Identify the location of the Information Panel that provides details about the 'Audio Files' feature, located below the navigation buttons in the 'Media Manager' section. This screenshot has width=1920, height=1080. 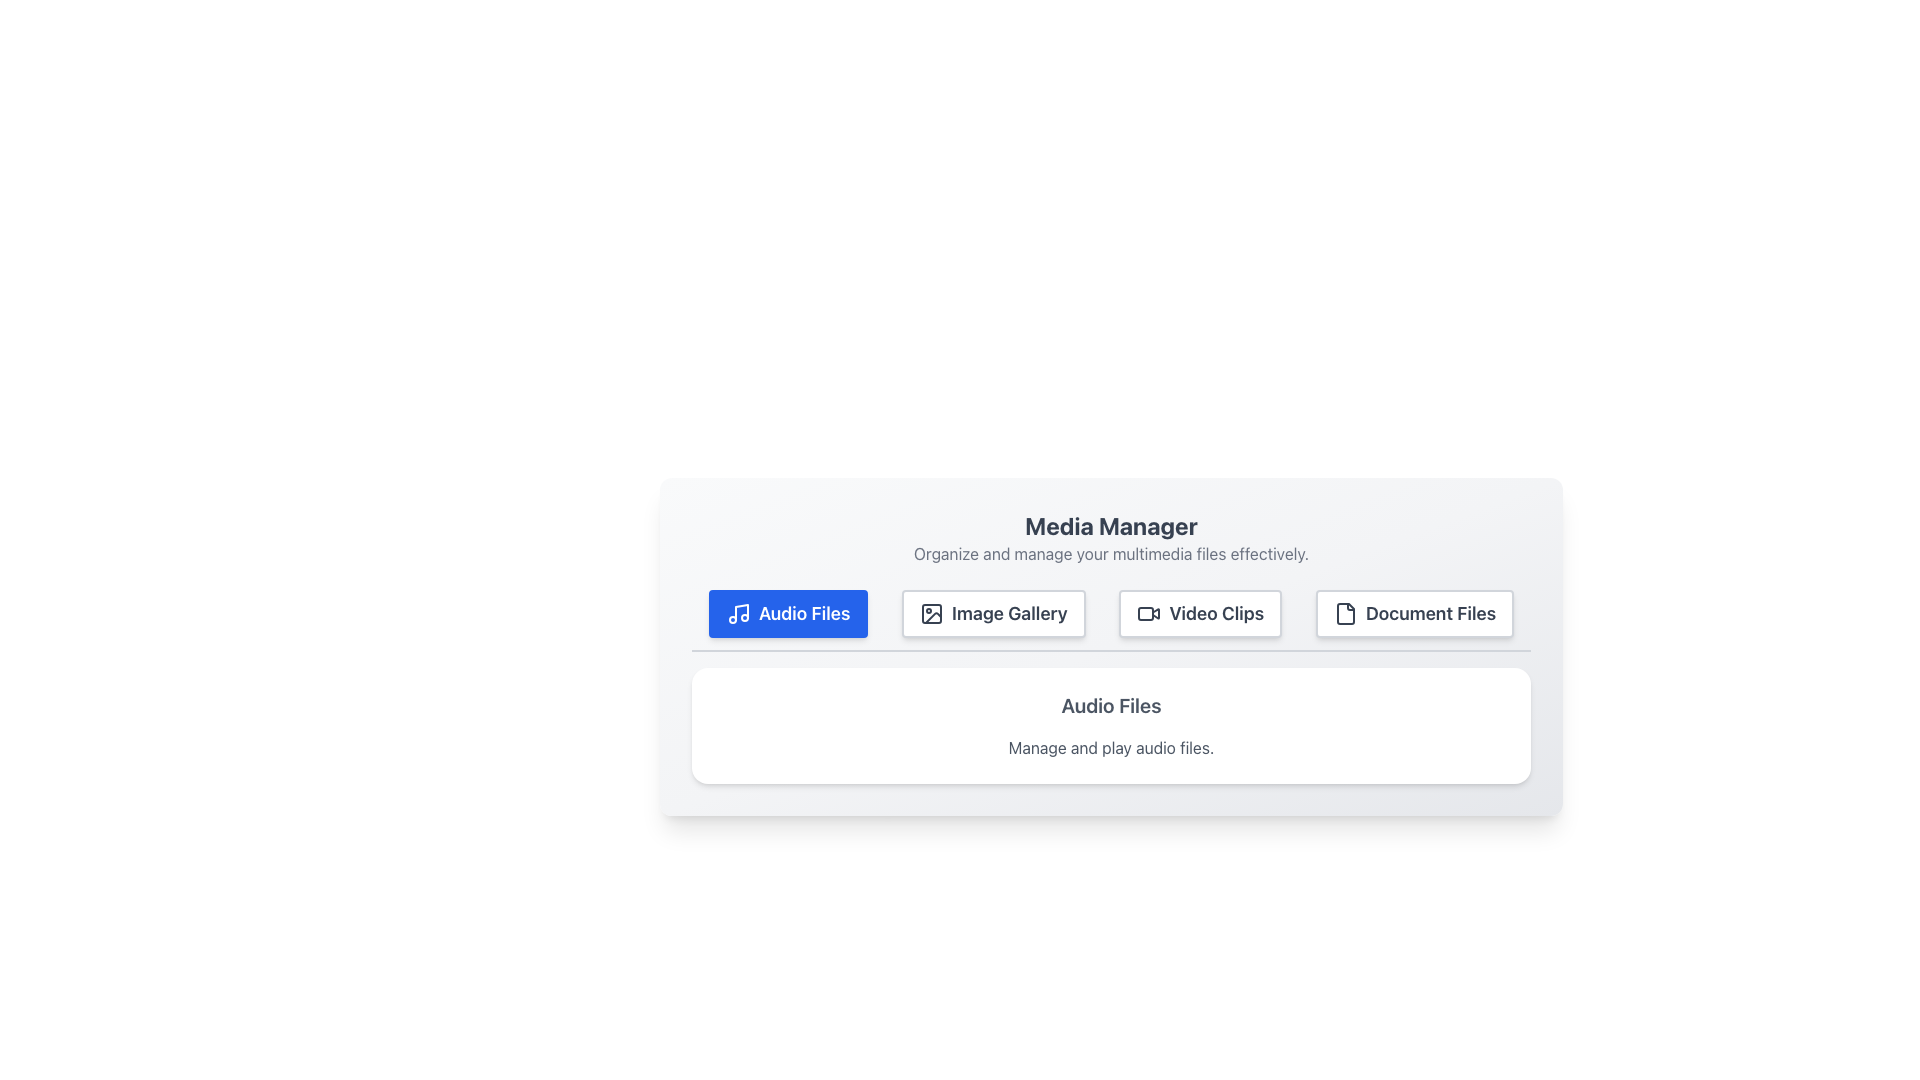
(1110, 725).